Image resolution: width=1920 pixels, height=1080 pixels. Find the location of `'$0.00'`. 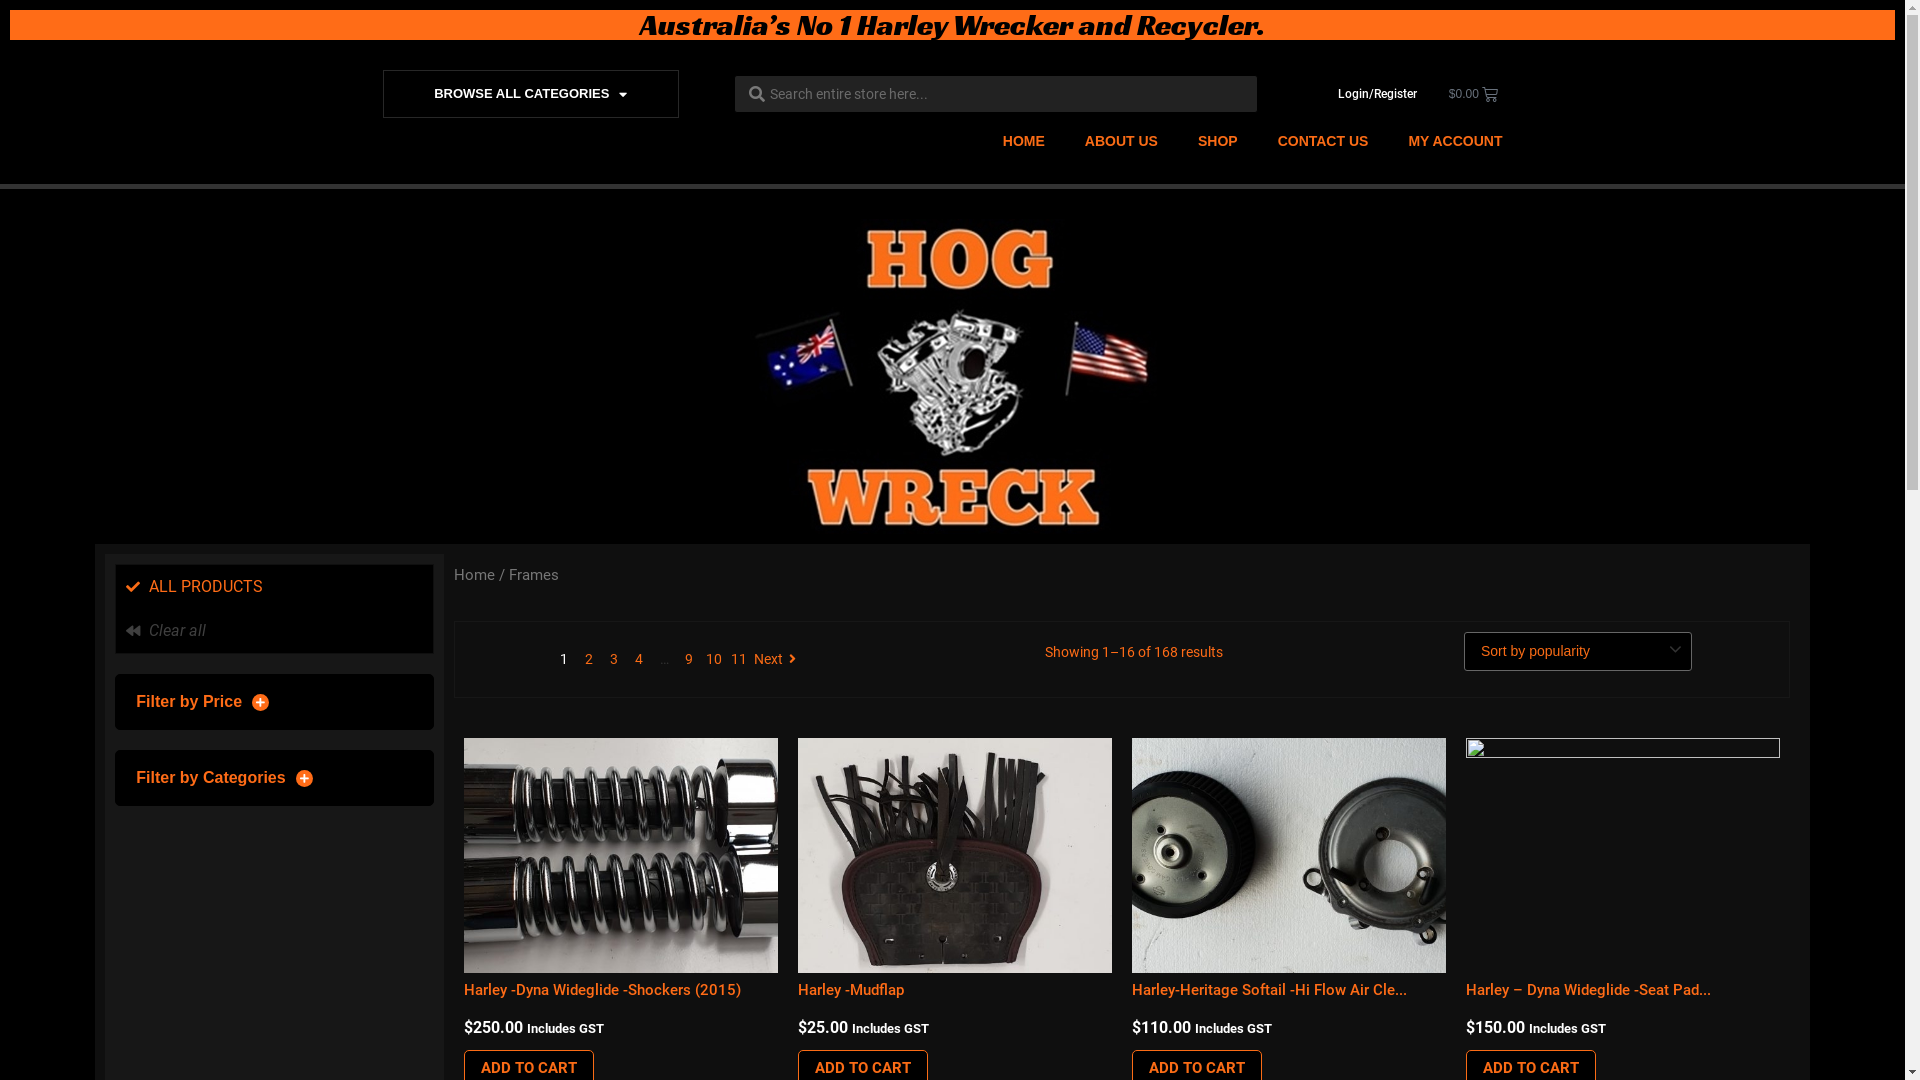

'$0.00' is located at coordinates (1473, 94).